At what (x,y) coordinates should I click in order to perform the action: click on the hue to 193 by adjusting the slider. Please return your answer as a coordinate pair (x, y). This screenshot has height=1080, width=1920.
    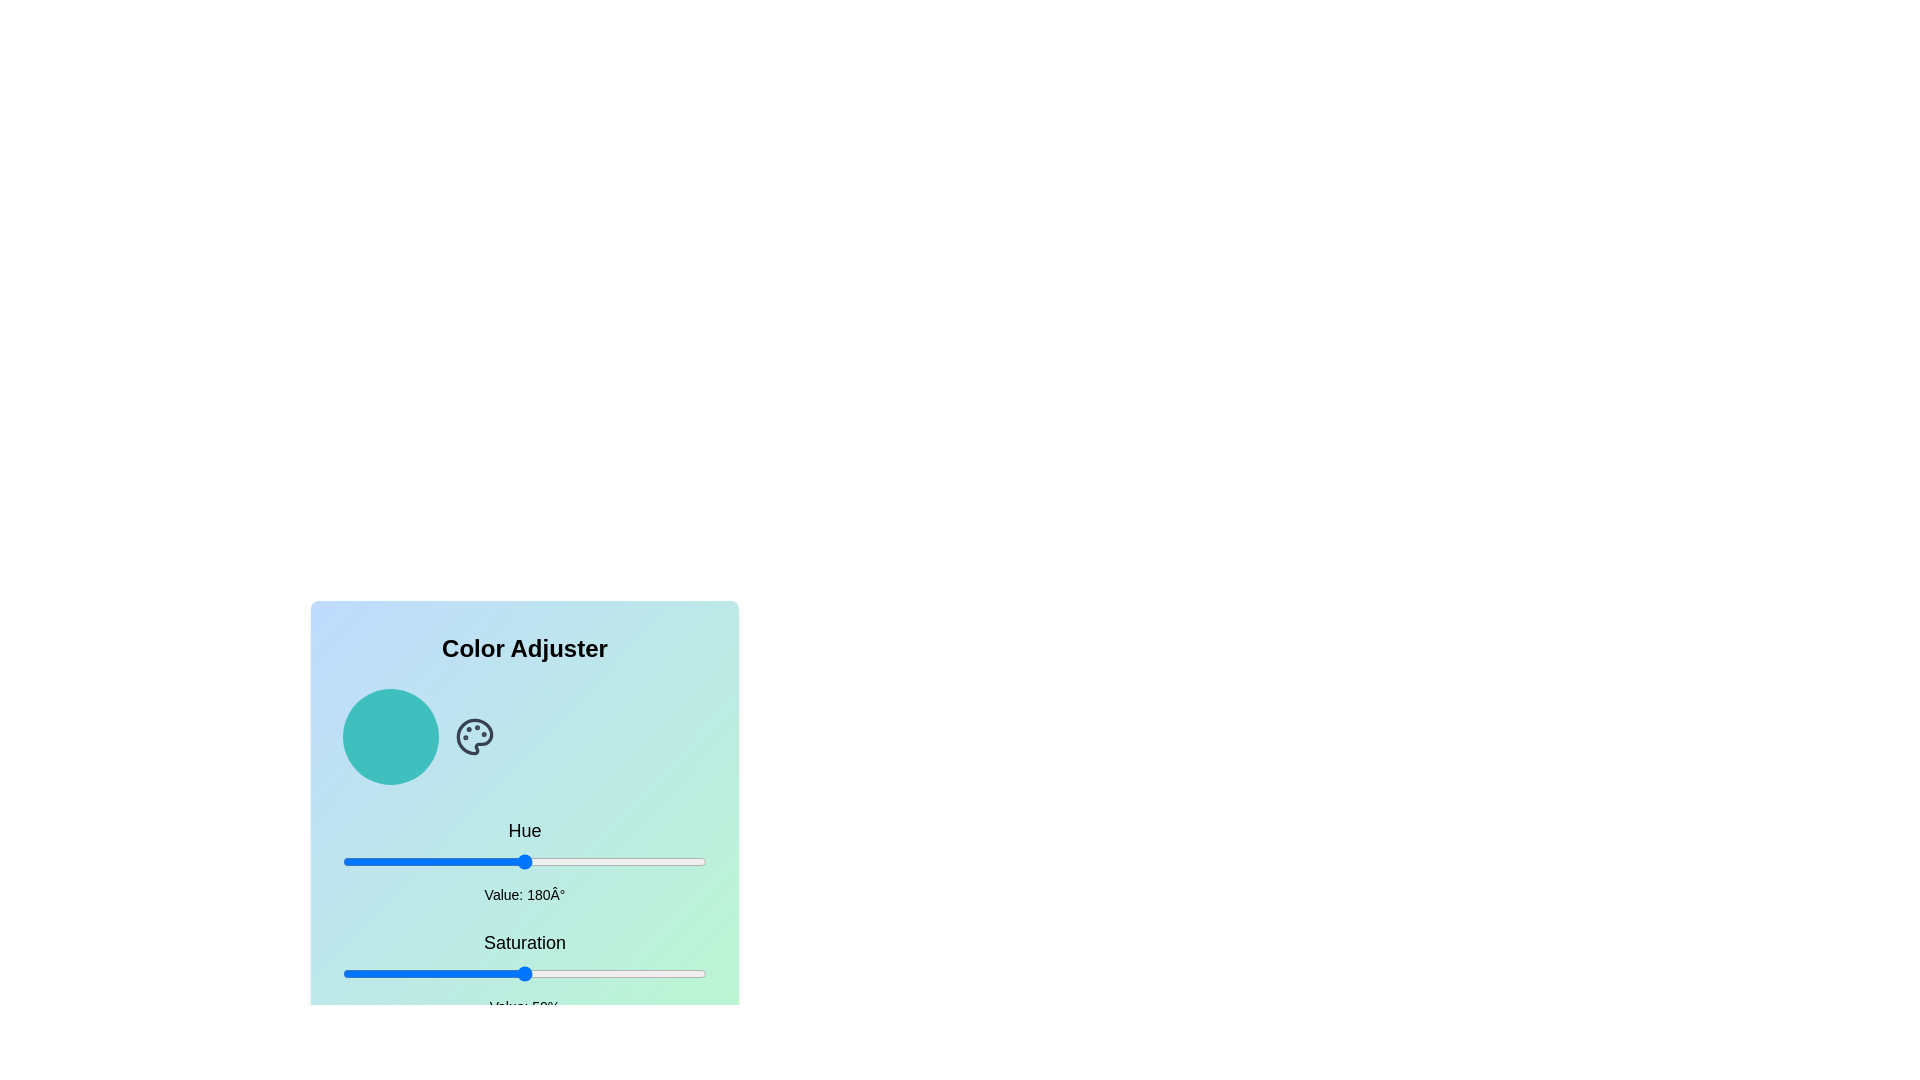
    Looking at the image, I should click on (538, 860).